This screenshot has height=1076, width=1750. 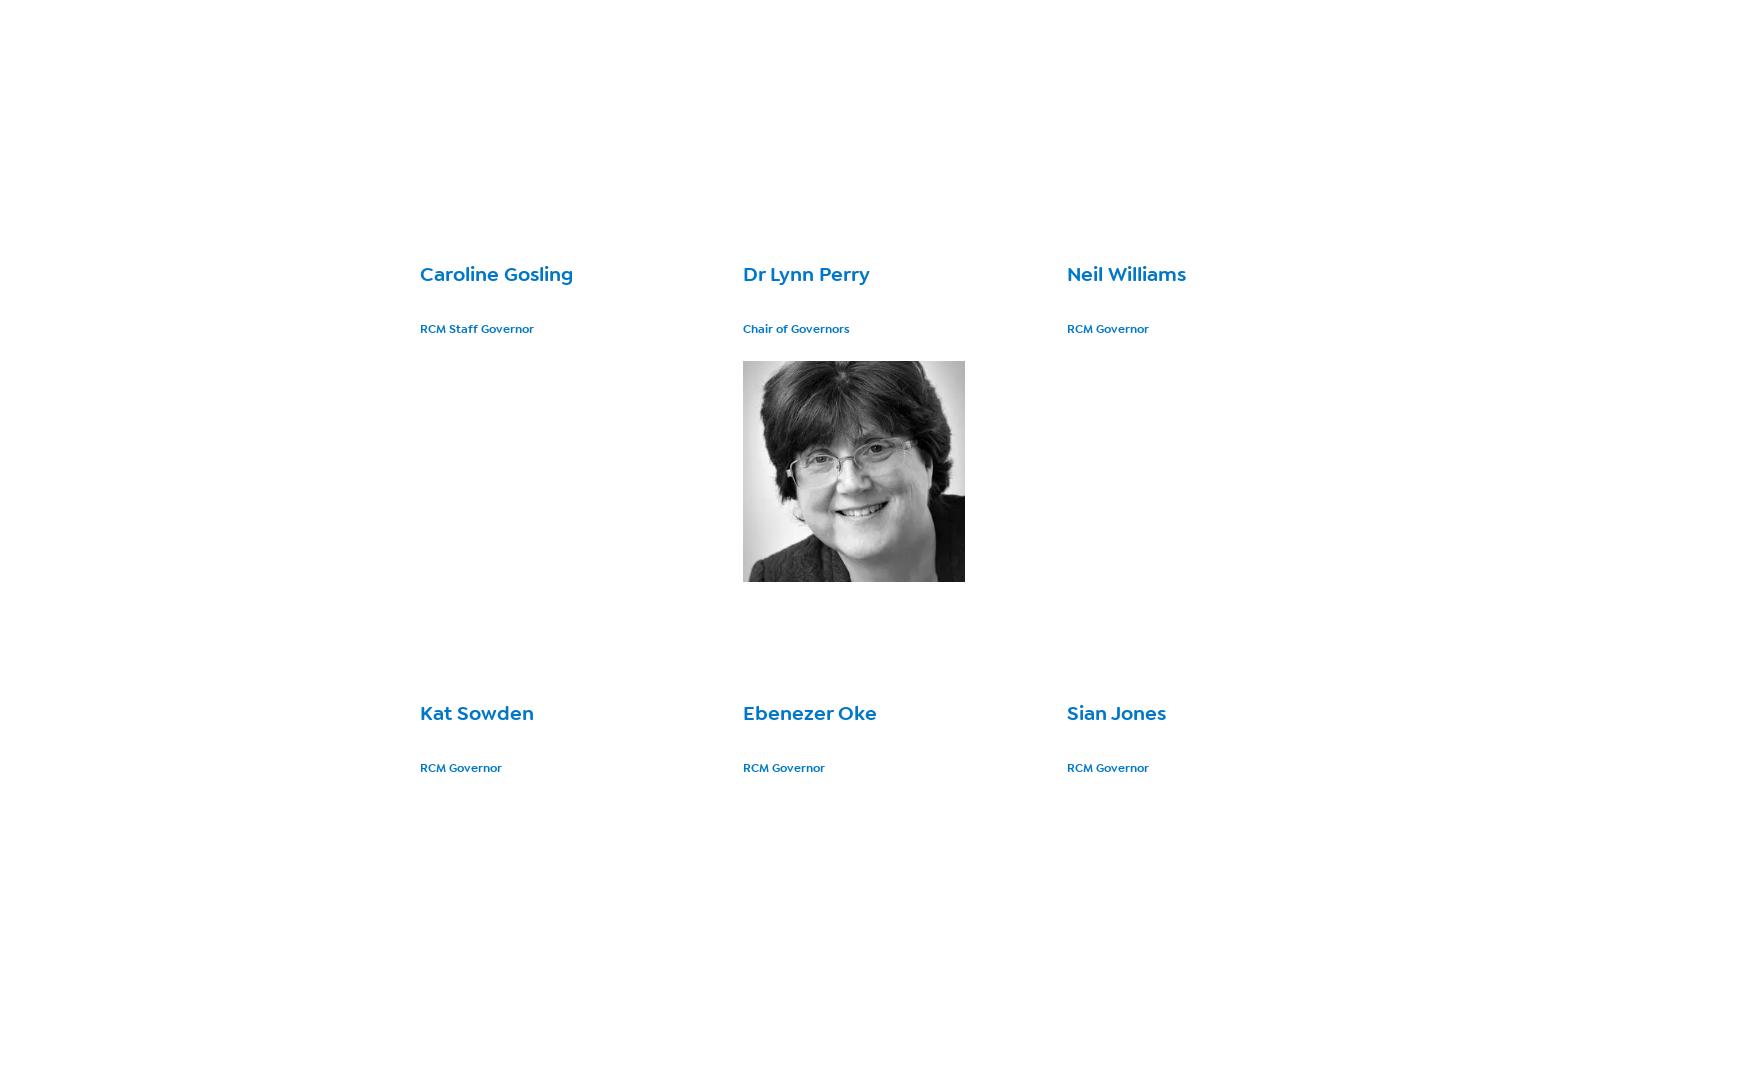 What do you see at coordinates (1115, 713) in the screenshot?
I see `'Sian Jones'` at bounding box center [1115, 713].